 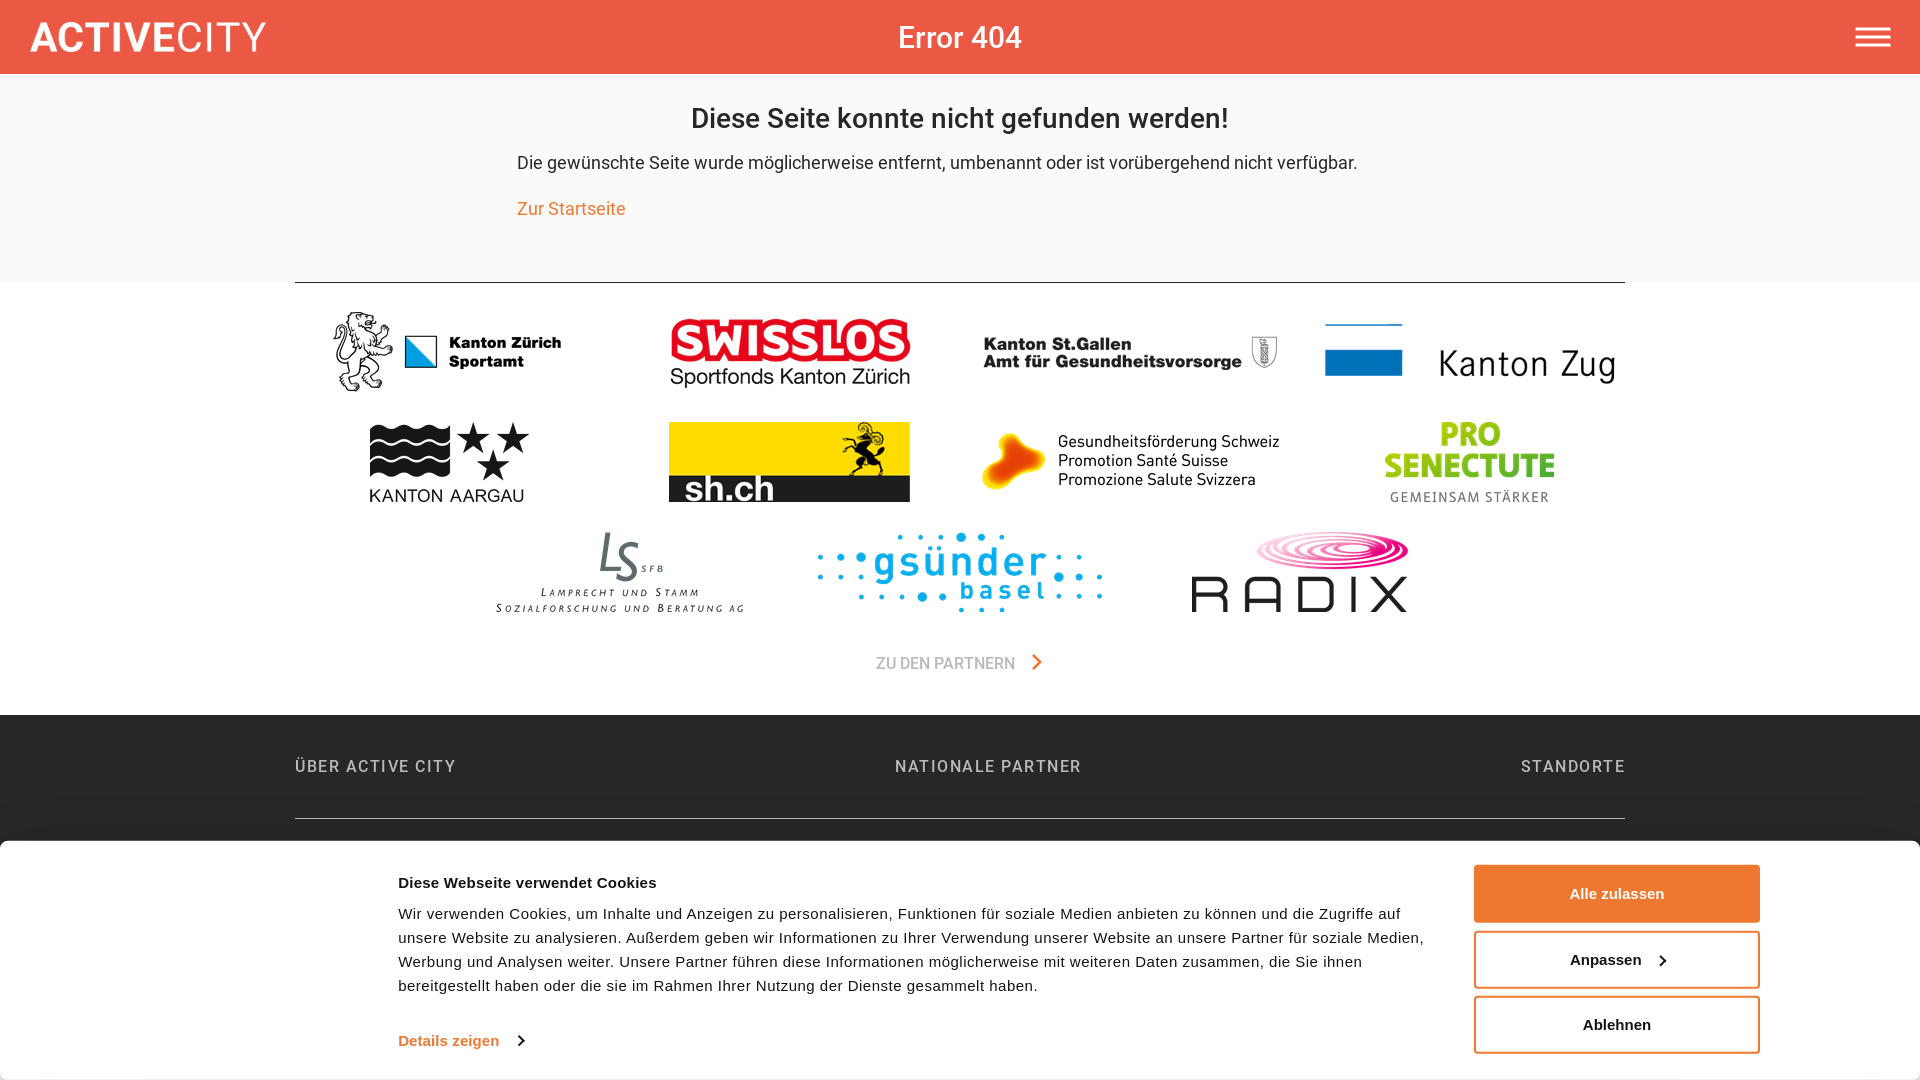 I want to click on 'Active City Logo weiss full', so click(x=147, y=37).